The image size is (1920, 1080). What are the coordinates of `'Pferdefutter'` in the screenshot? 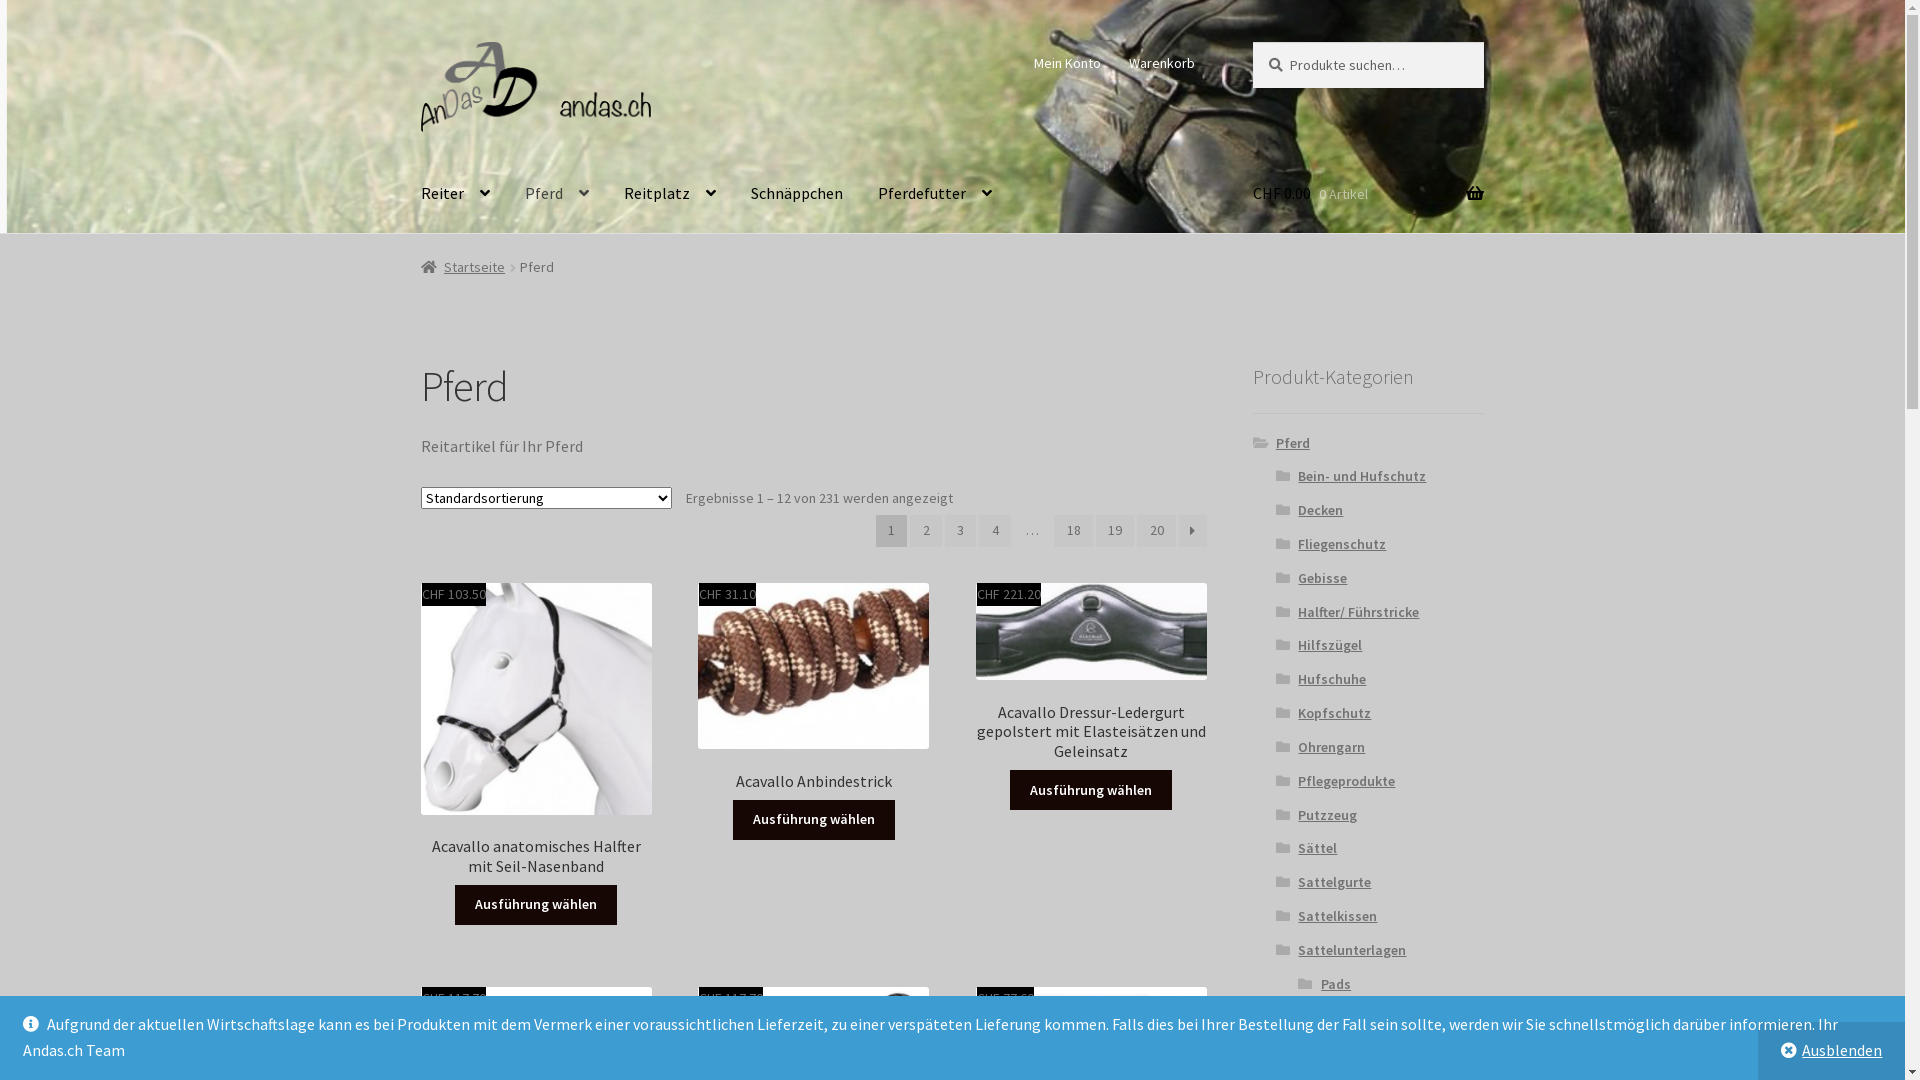 It's located at (934, 193).